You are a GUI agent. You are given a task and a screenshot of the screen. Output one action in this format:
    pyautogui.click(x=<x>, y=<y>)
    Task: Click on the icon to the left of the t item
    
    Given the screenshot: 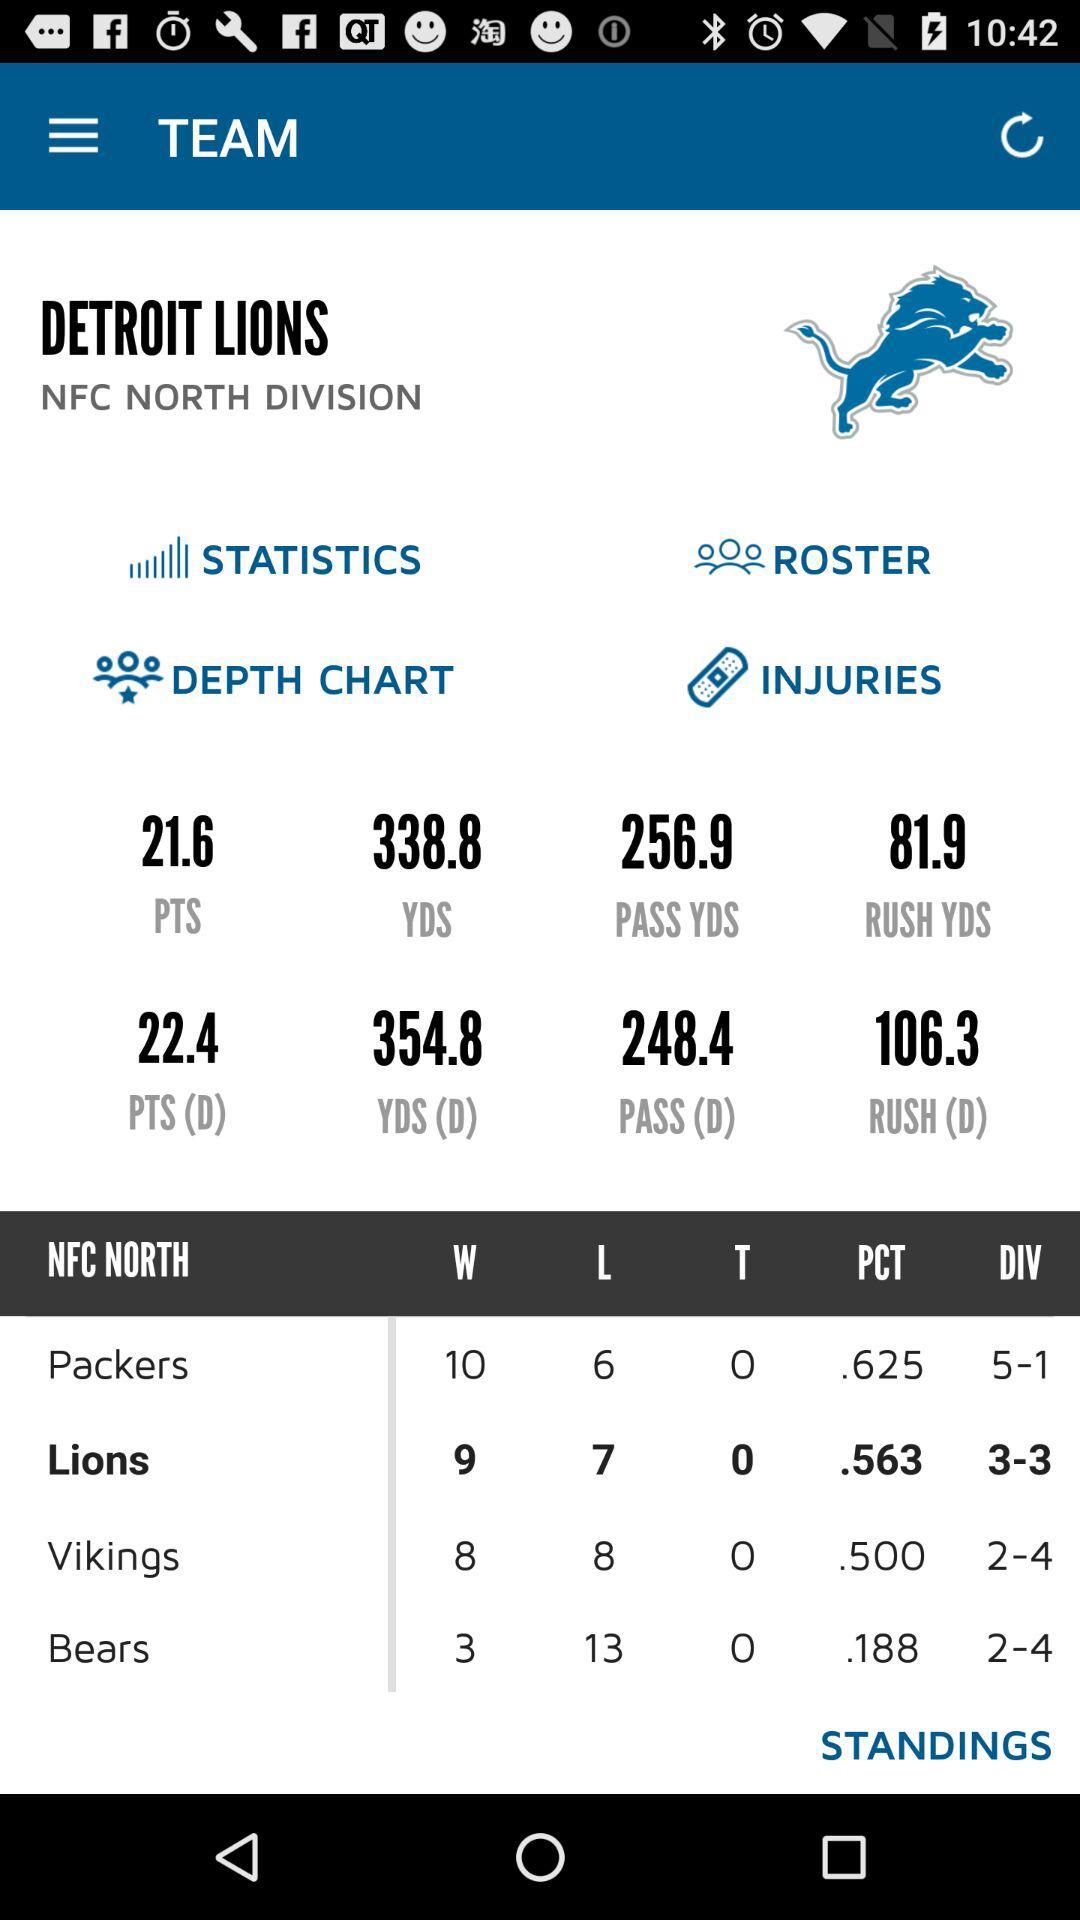 What is the action you would take?
    pyautogui.click(x=603, y=1262)
    